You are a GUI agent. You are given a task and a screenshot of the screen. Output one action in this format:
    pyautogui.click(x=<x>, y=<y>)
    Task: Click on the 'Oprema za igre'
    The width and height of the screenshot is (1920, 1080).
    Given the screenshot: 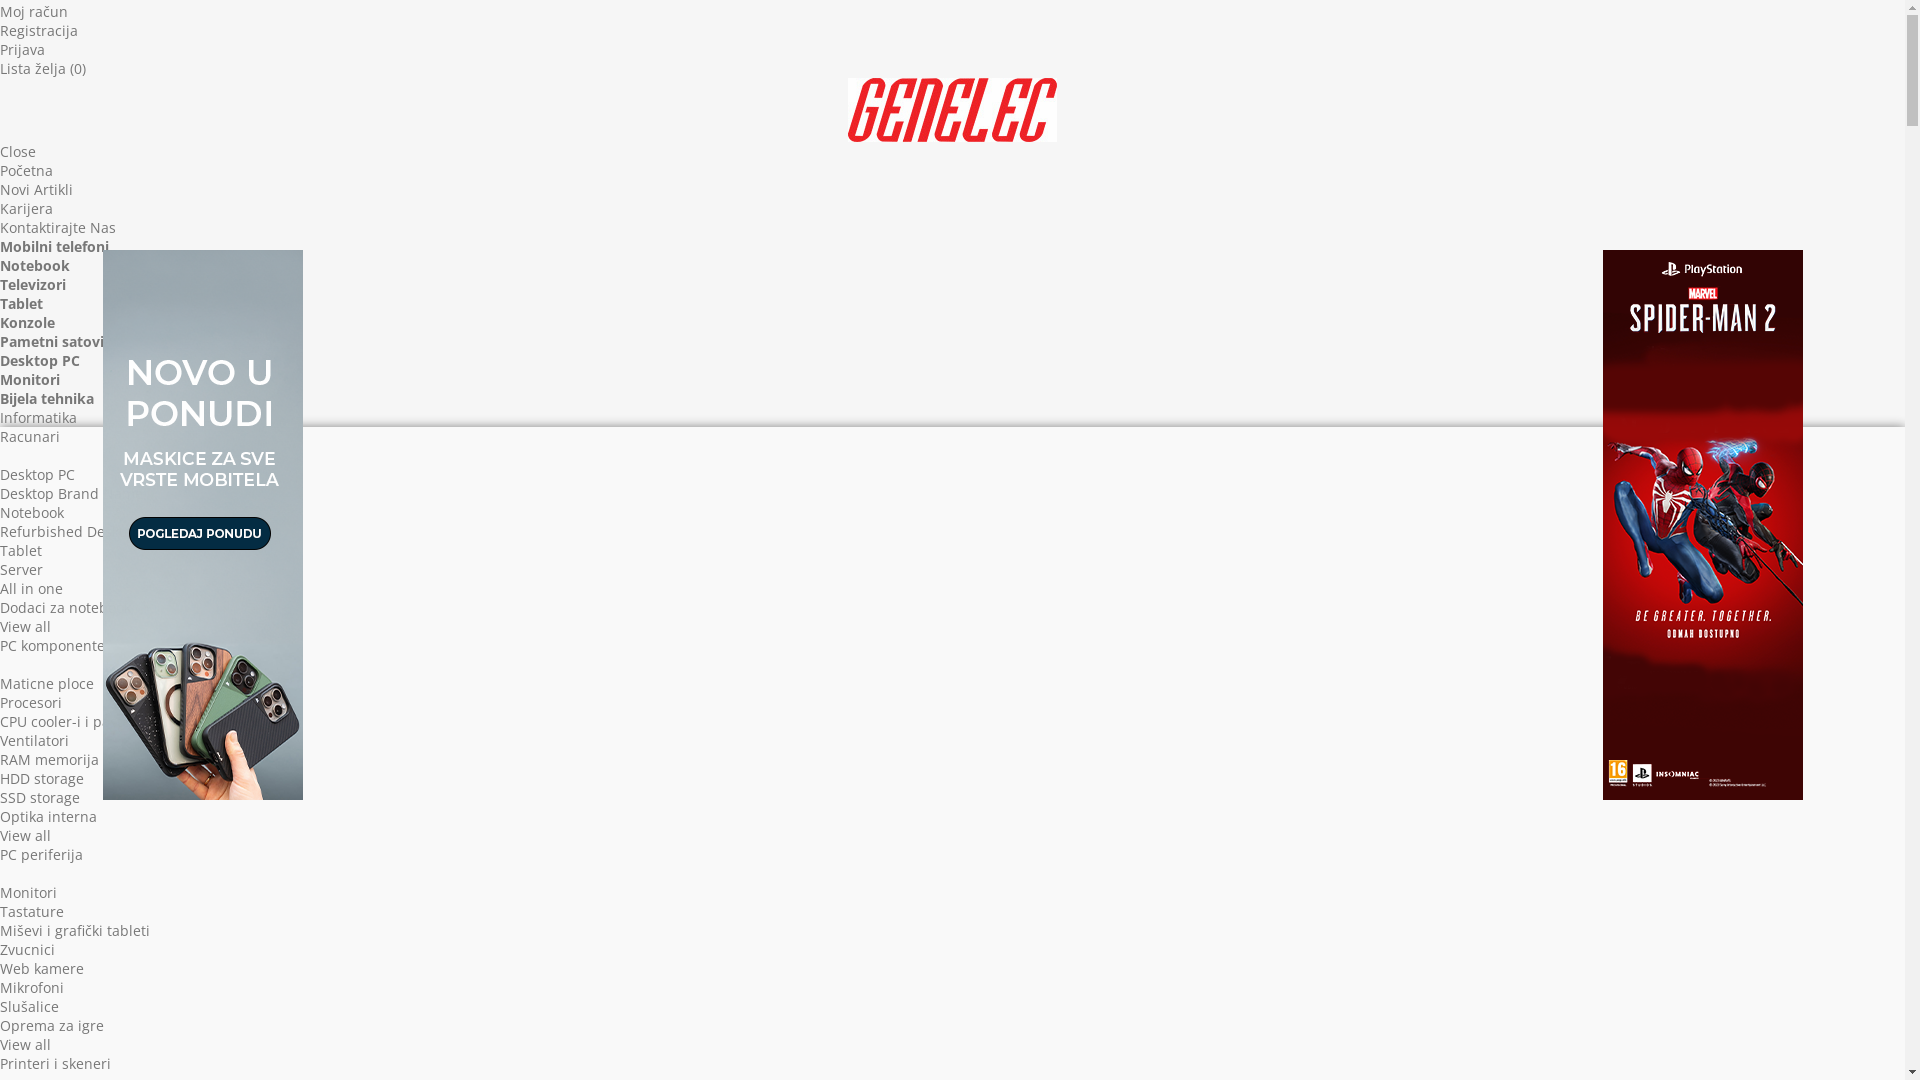 What is the action you would take?
    pyautogui.click(x=52, y=1025)
    